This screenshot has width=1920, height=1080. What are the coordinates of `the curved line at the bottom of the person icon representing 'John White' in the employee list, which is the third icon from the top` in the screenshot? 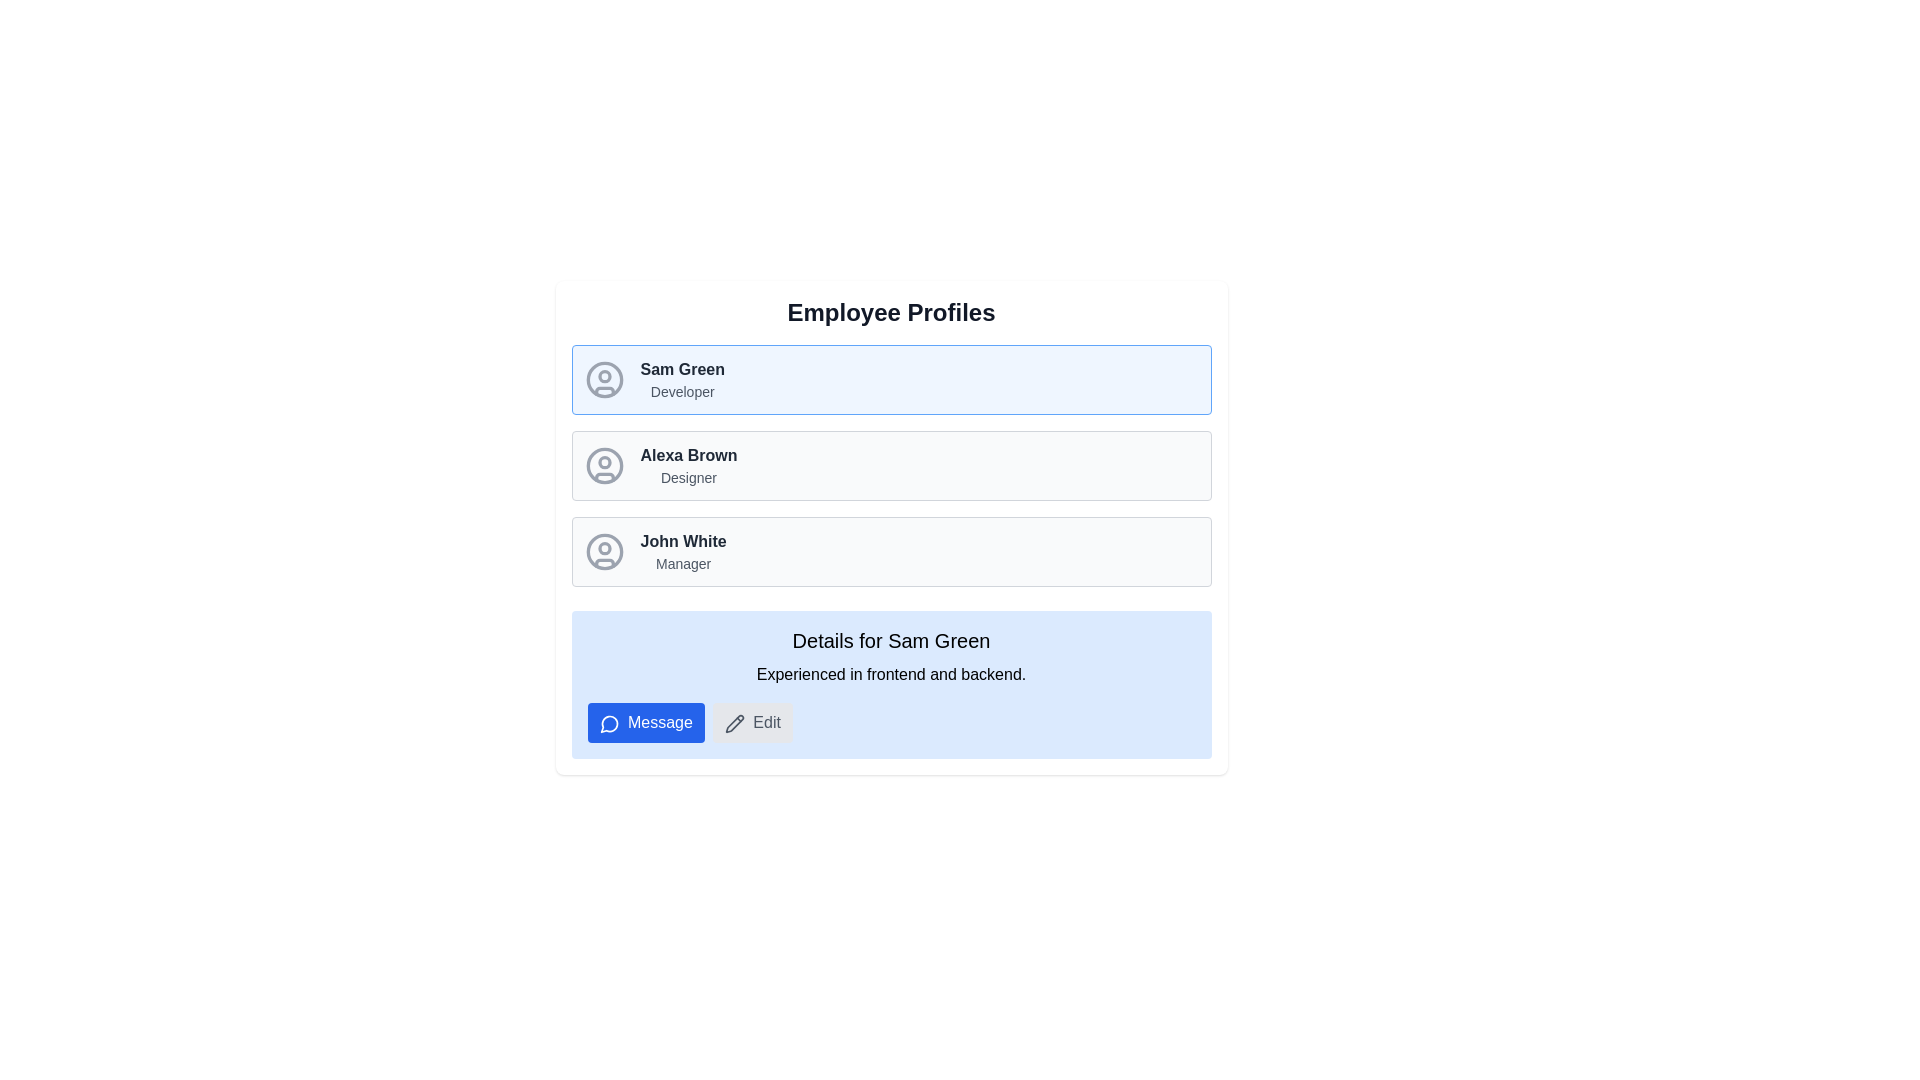 It's located at (603, 563).